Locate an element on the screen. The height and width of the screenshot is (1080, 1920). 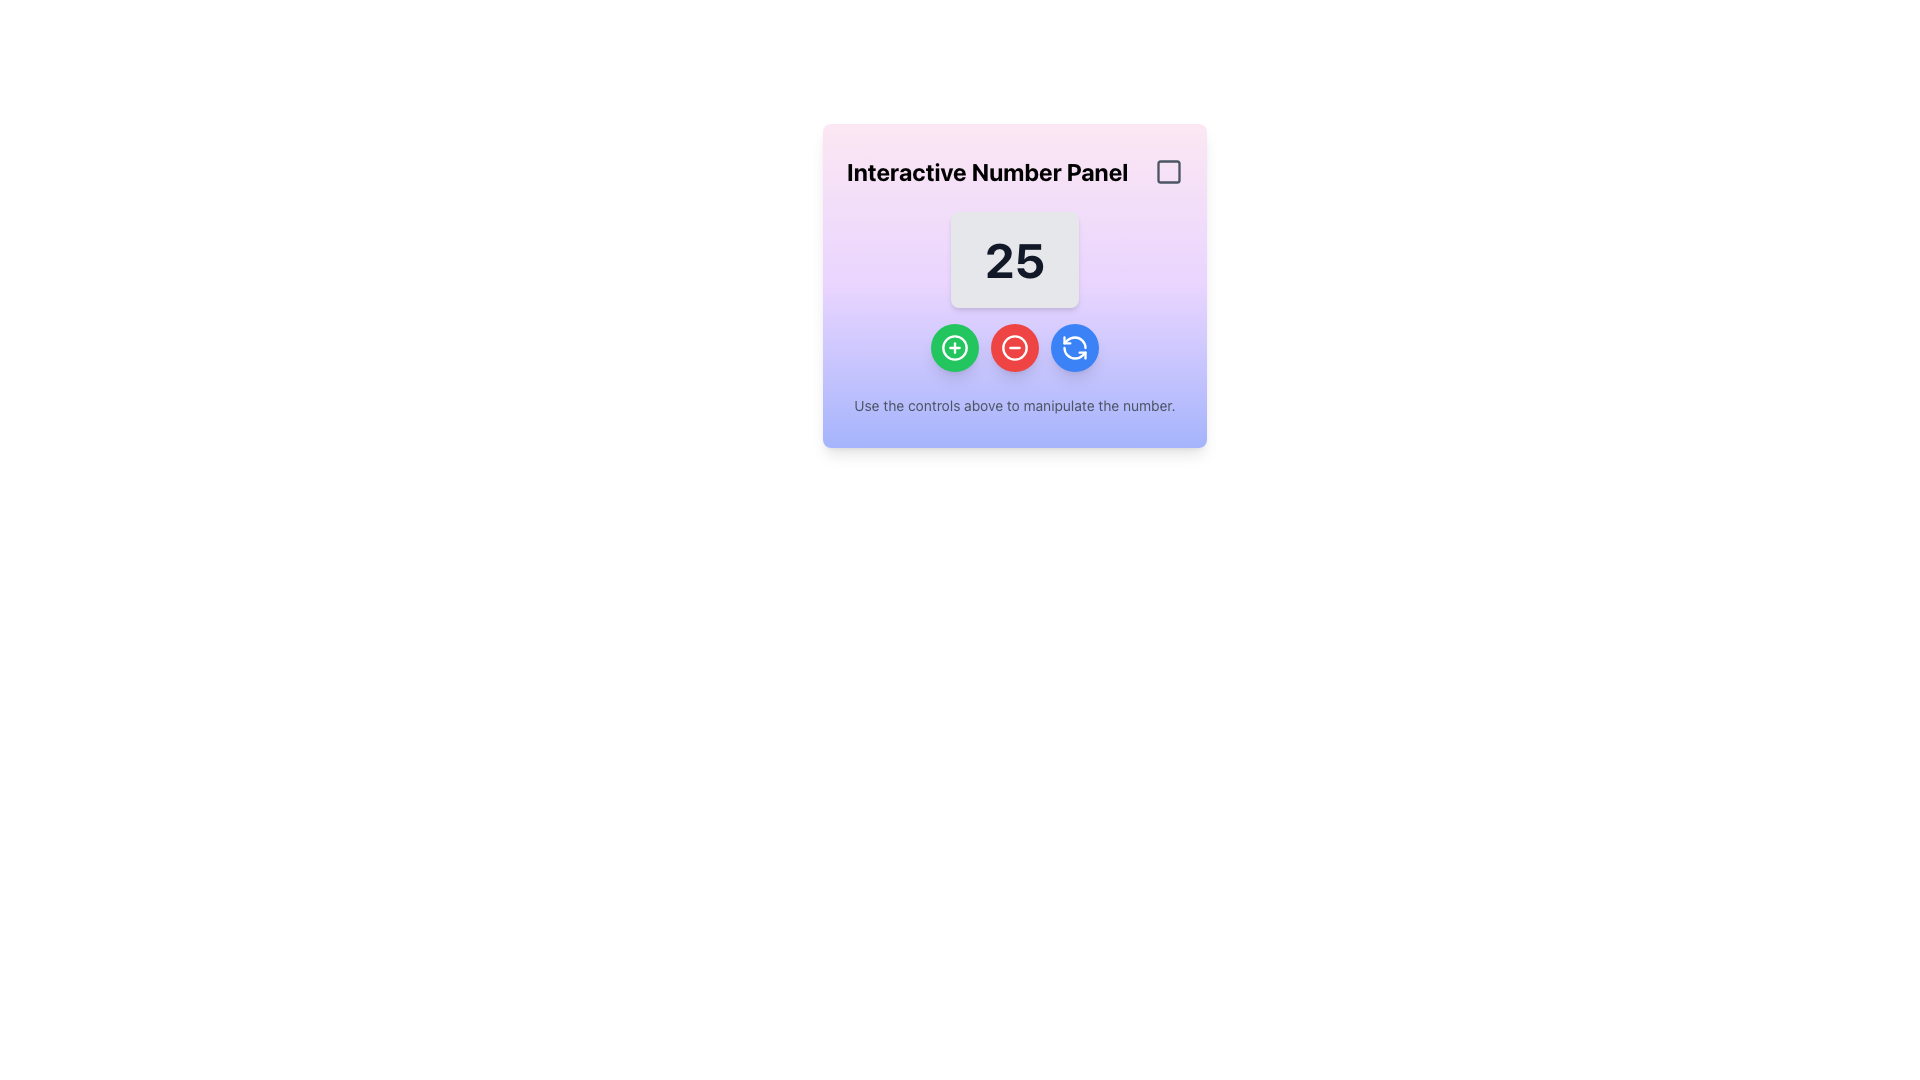
the red circular button with a white minus sign, which is the central button in a row of three action buttons located near the bottom of the user interface card, to activate any hover effects is located at coordinates (1014, 346).